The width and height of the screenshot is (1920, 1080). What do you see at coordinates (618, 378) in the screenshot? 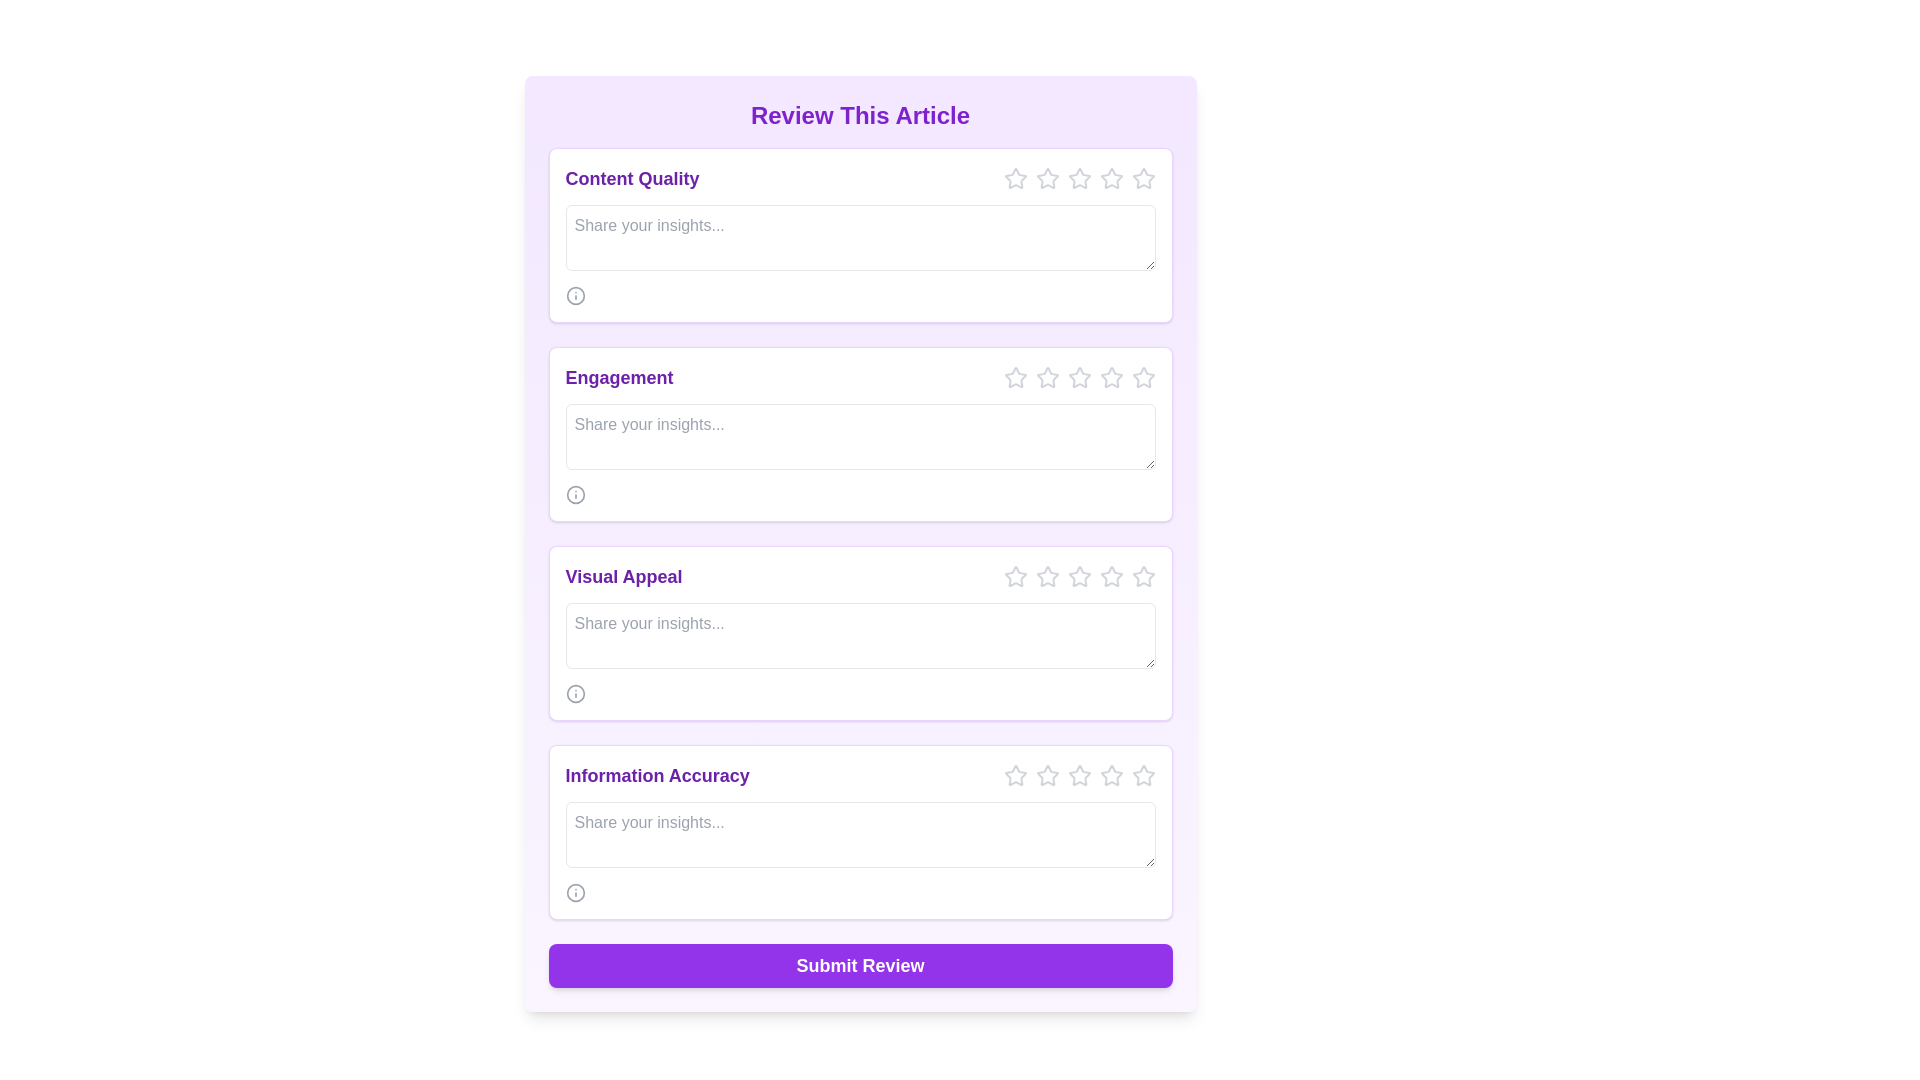
I see `the label indicating the category of the assessment form located below 'Content Quality' and above 'Visual Appeal' in the left part of the section` at bounding box center [618, 378].